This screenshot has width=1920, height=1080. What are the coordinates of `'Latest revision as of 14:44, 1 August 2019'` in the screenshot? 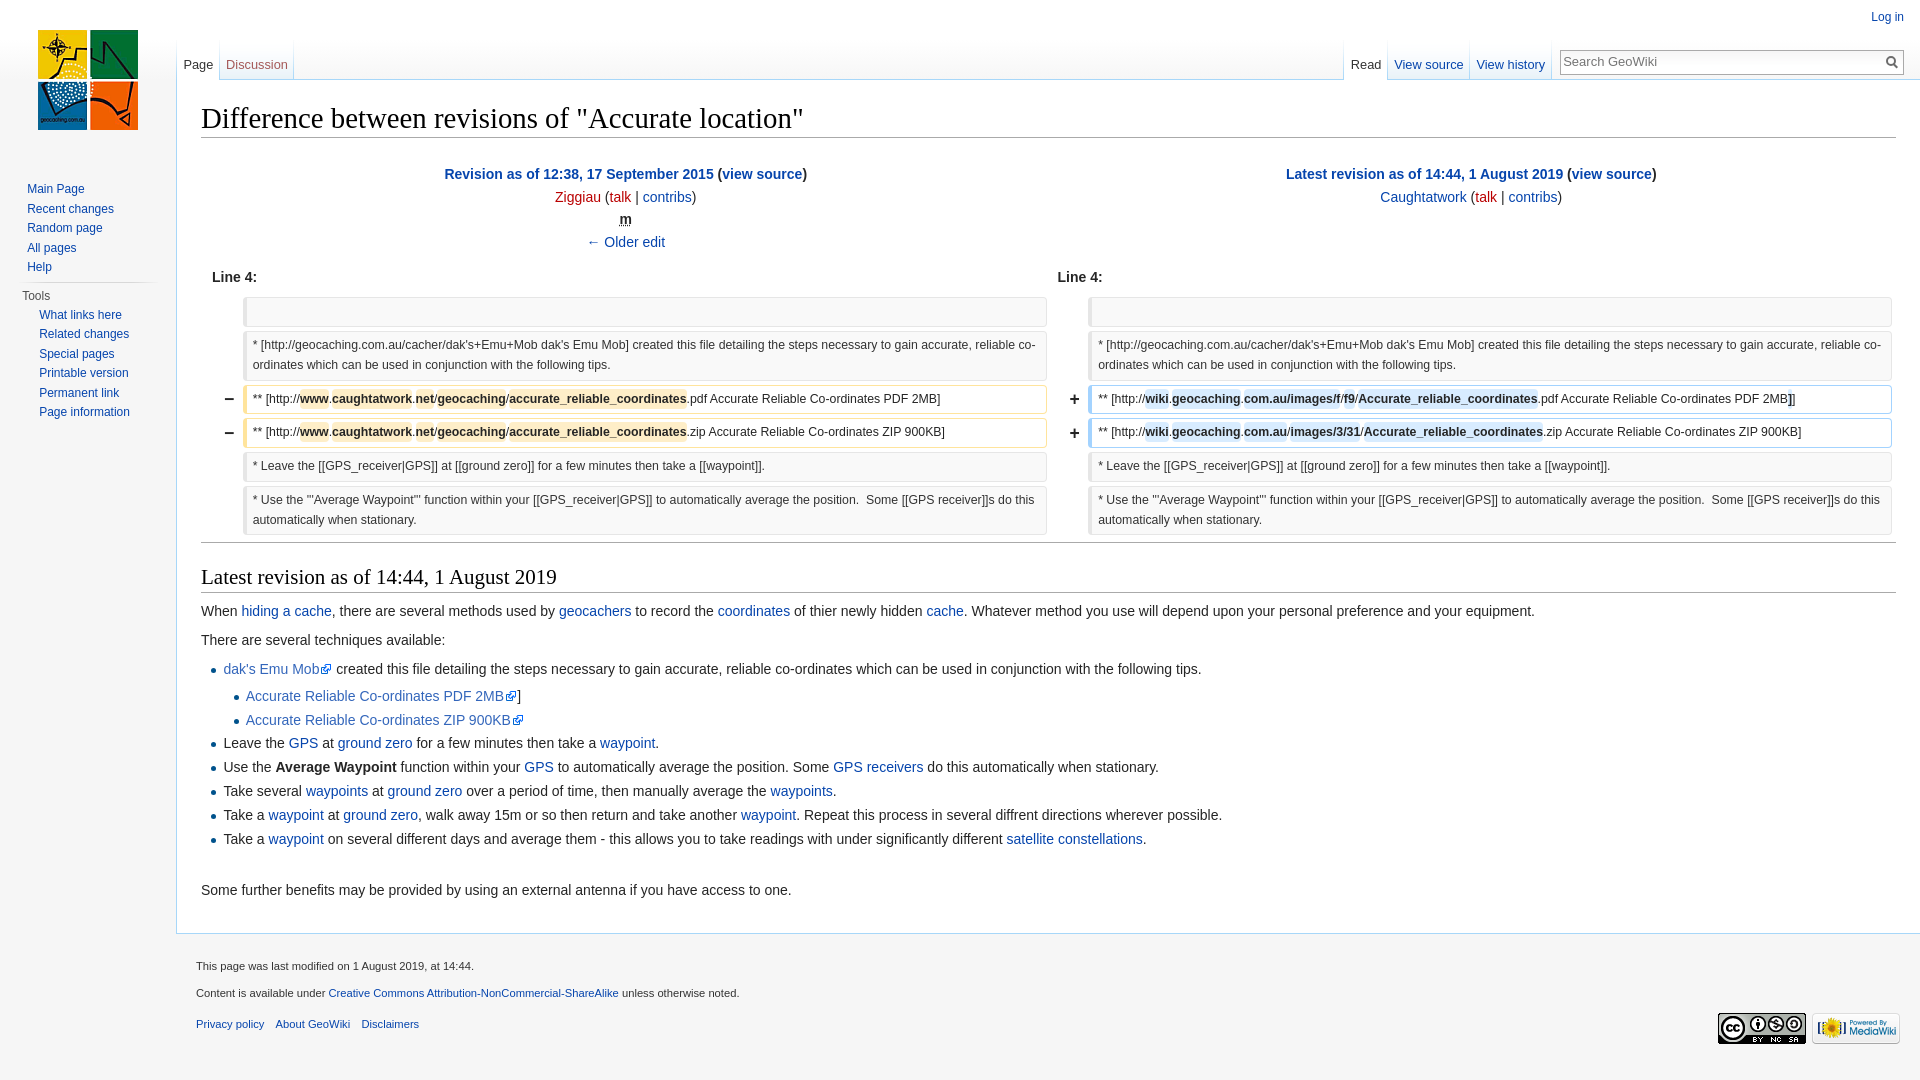 It's located at (1423, 172).